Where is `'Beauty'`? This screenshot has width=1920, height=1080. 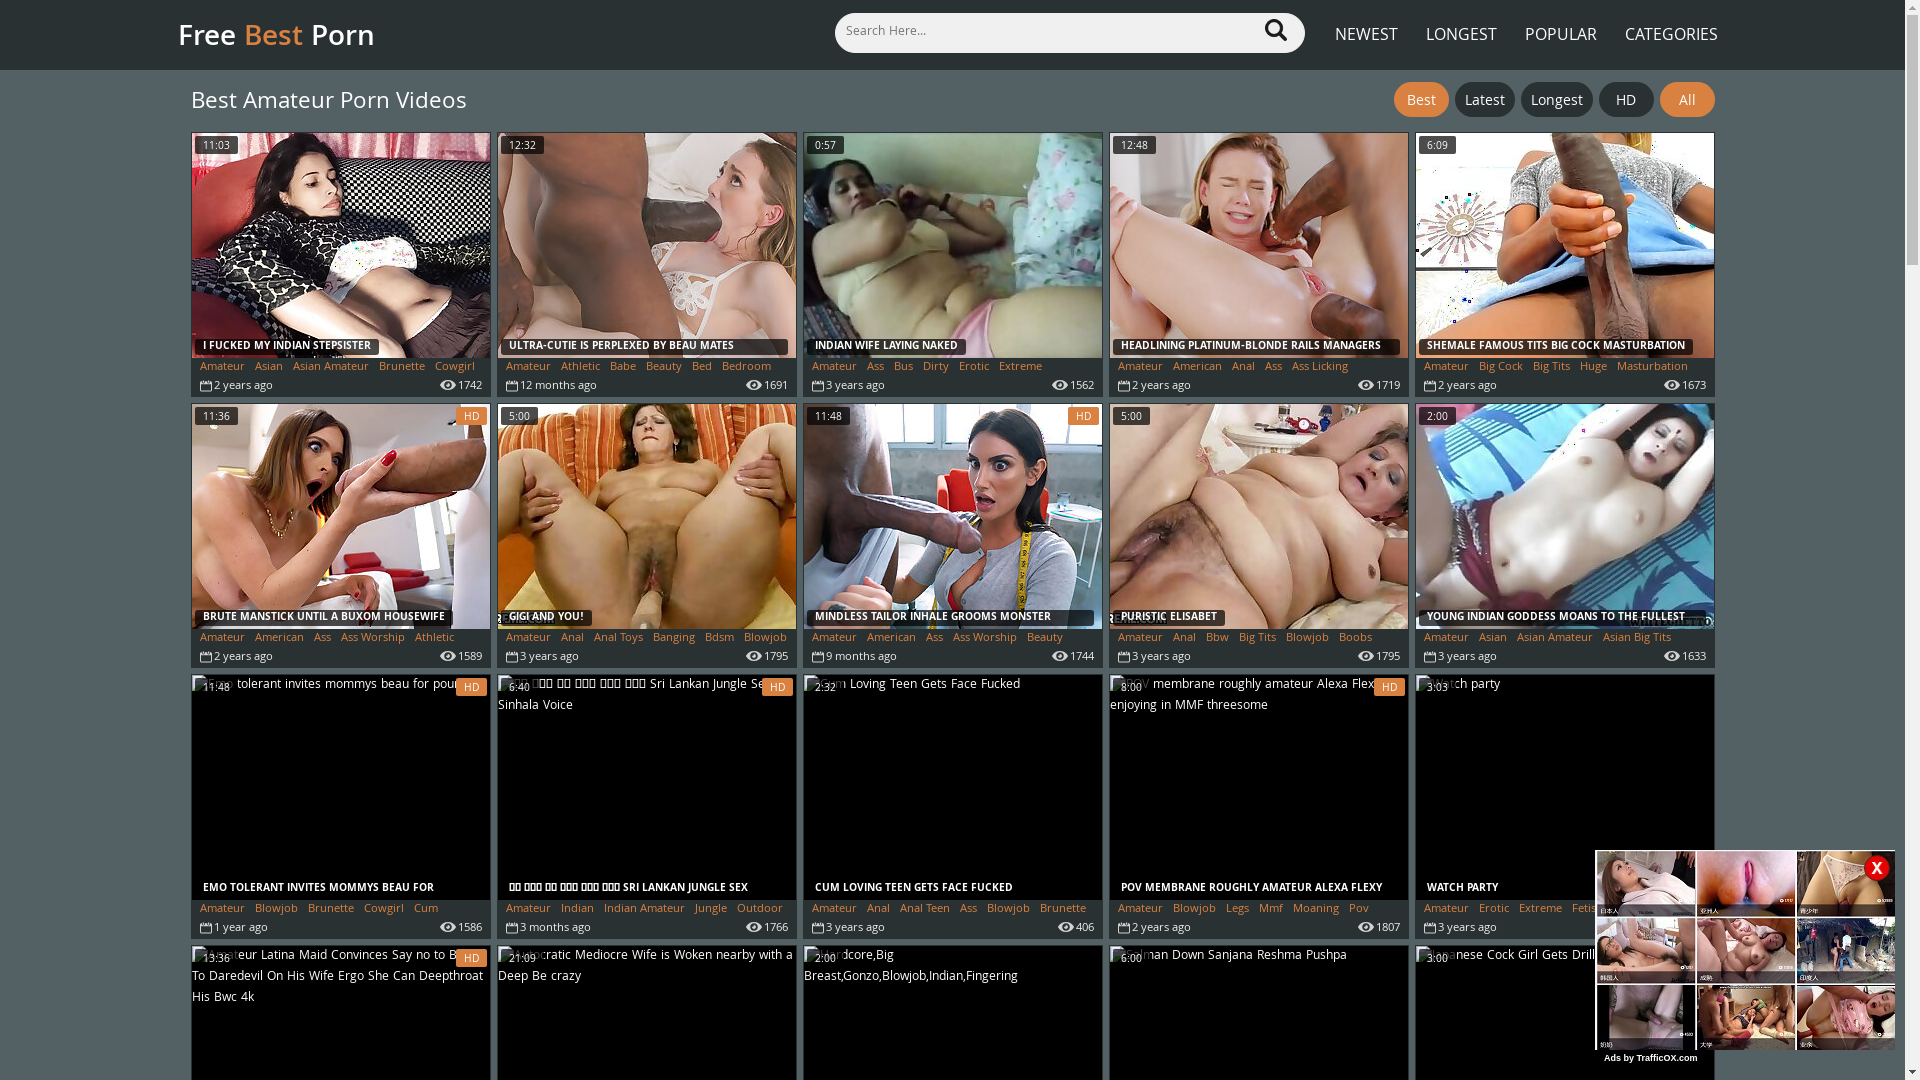 'Beauty' is located at coordinates (663, 367).